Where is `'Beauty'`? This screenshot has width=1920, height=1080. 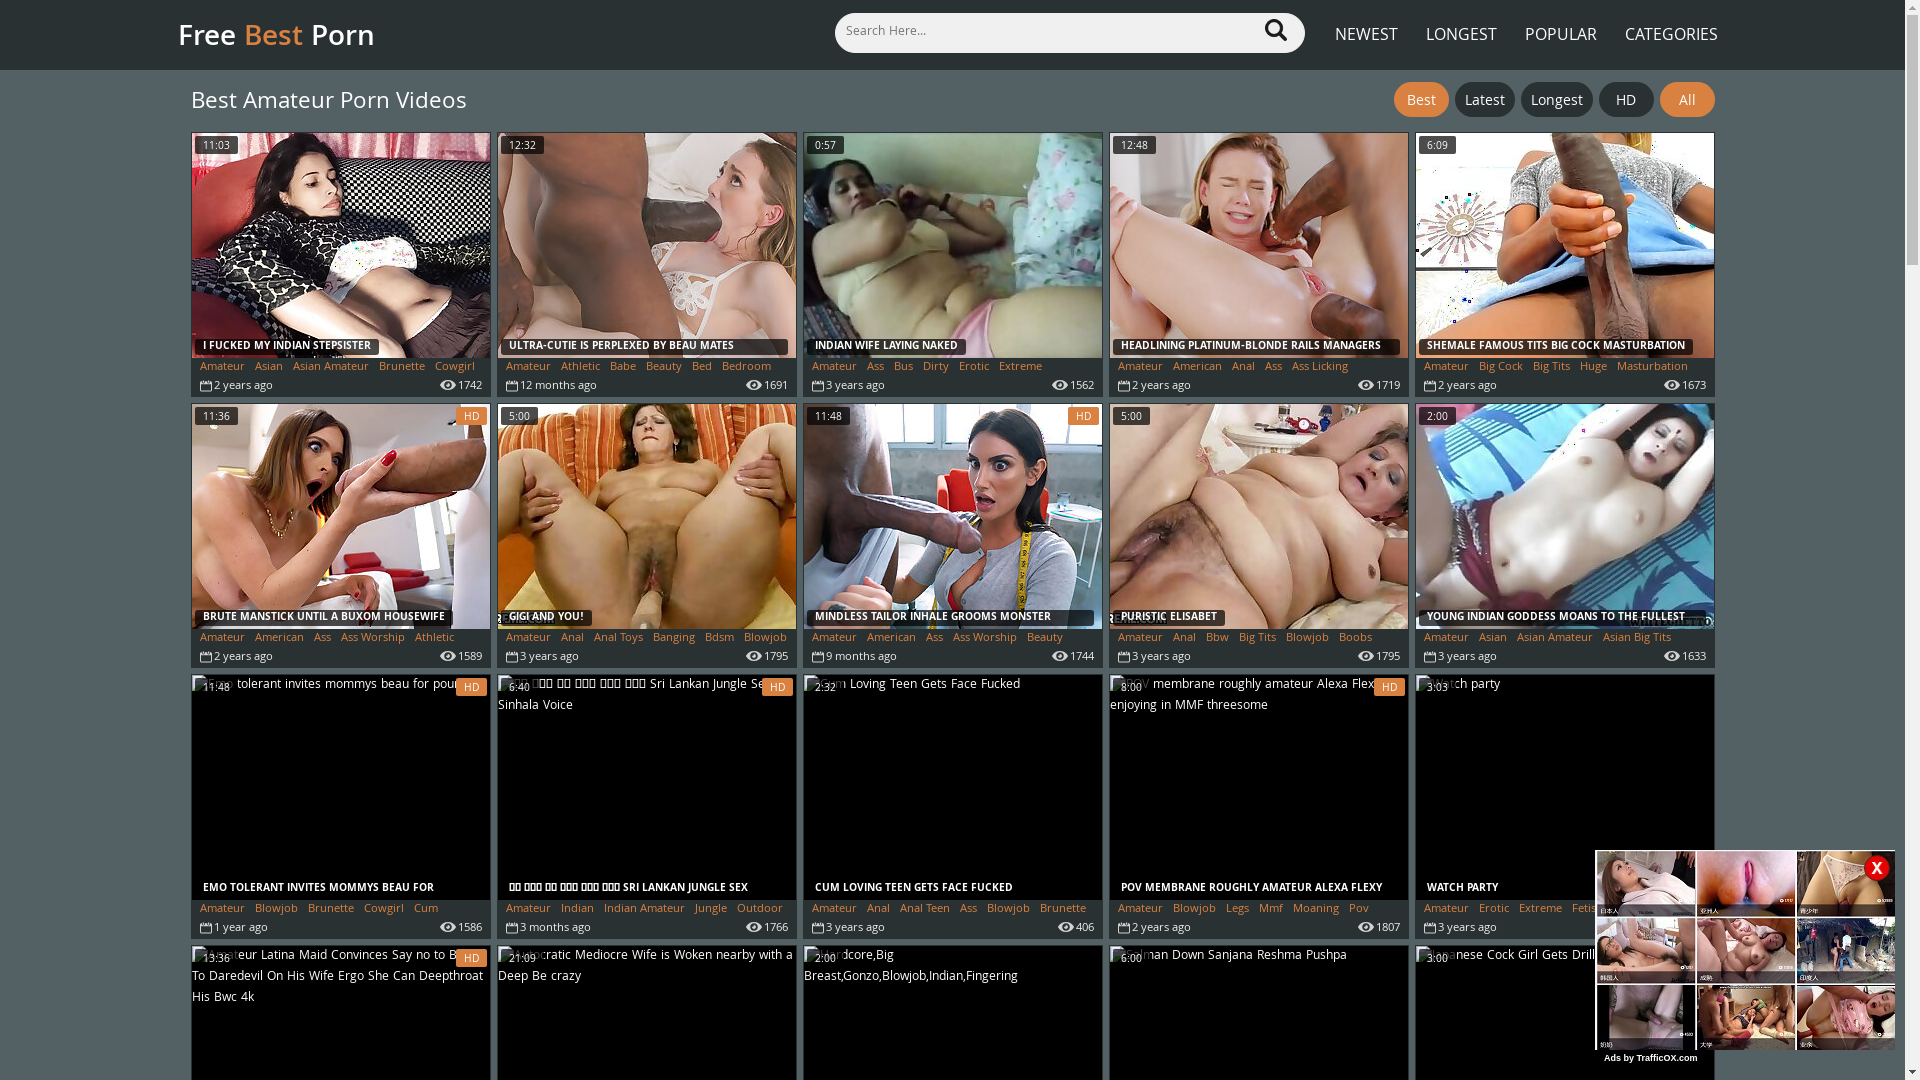 'Beauty' is located at coordinates (663, 367).